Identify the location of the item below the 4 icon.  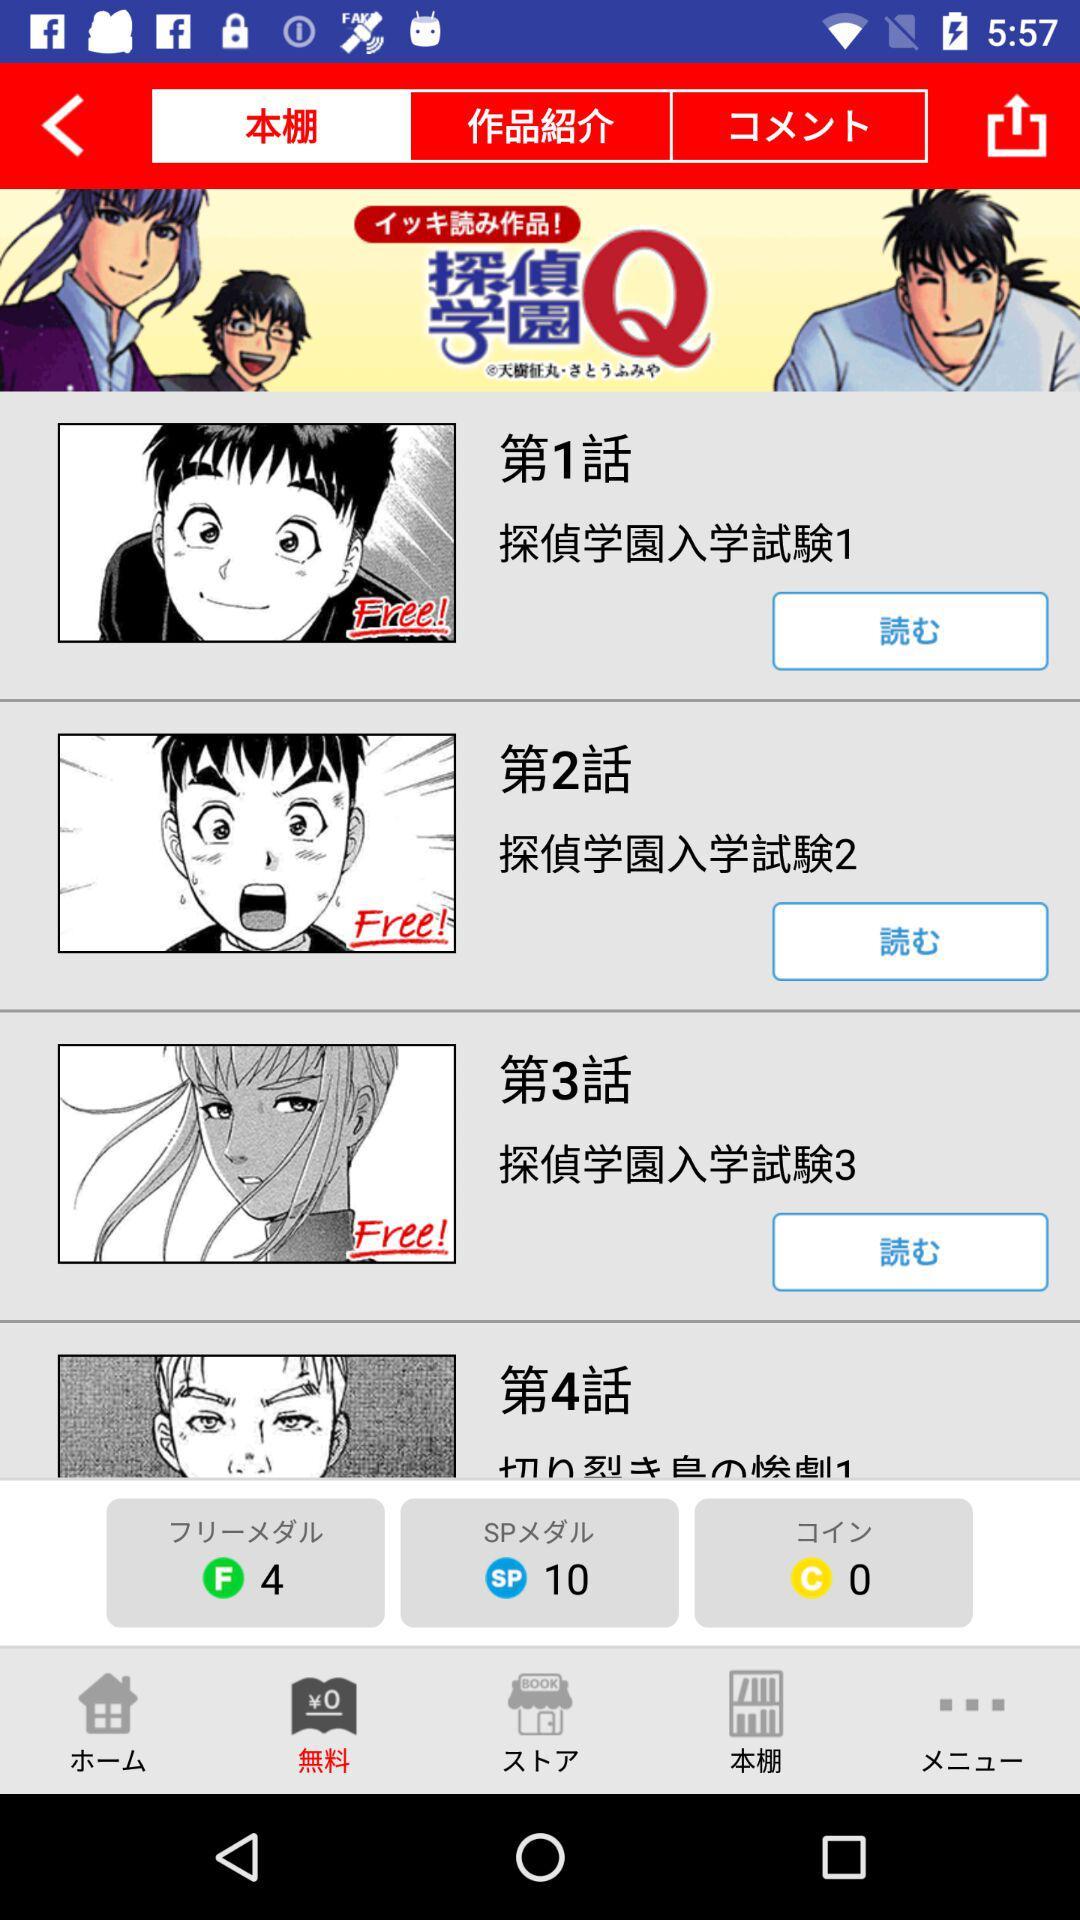
(108, 1720).